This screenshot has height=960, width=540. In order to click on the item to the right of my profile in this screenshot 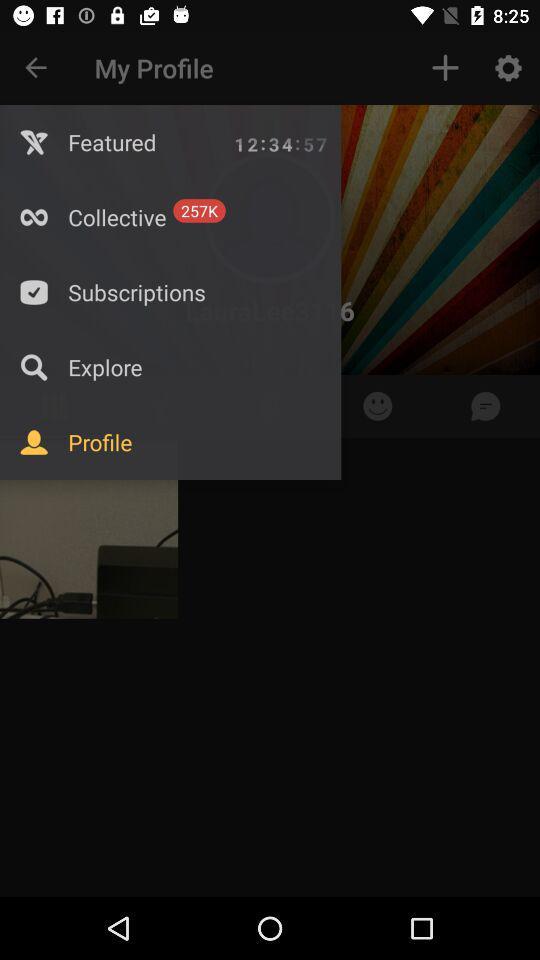, I will do `click(445, 68)`.